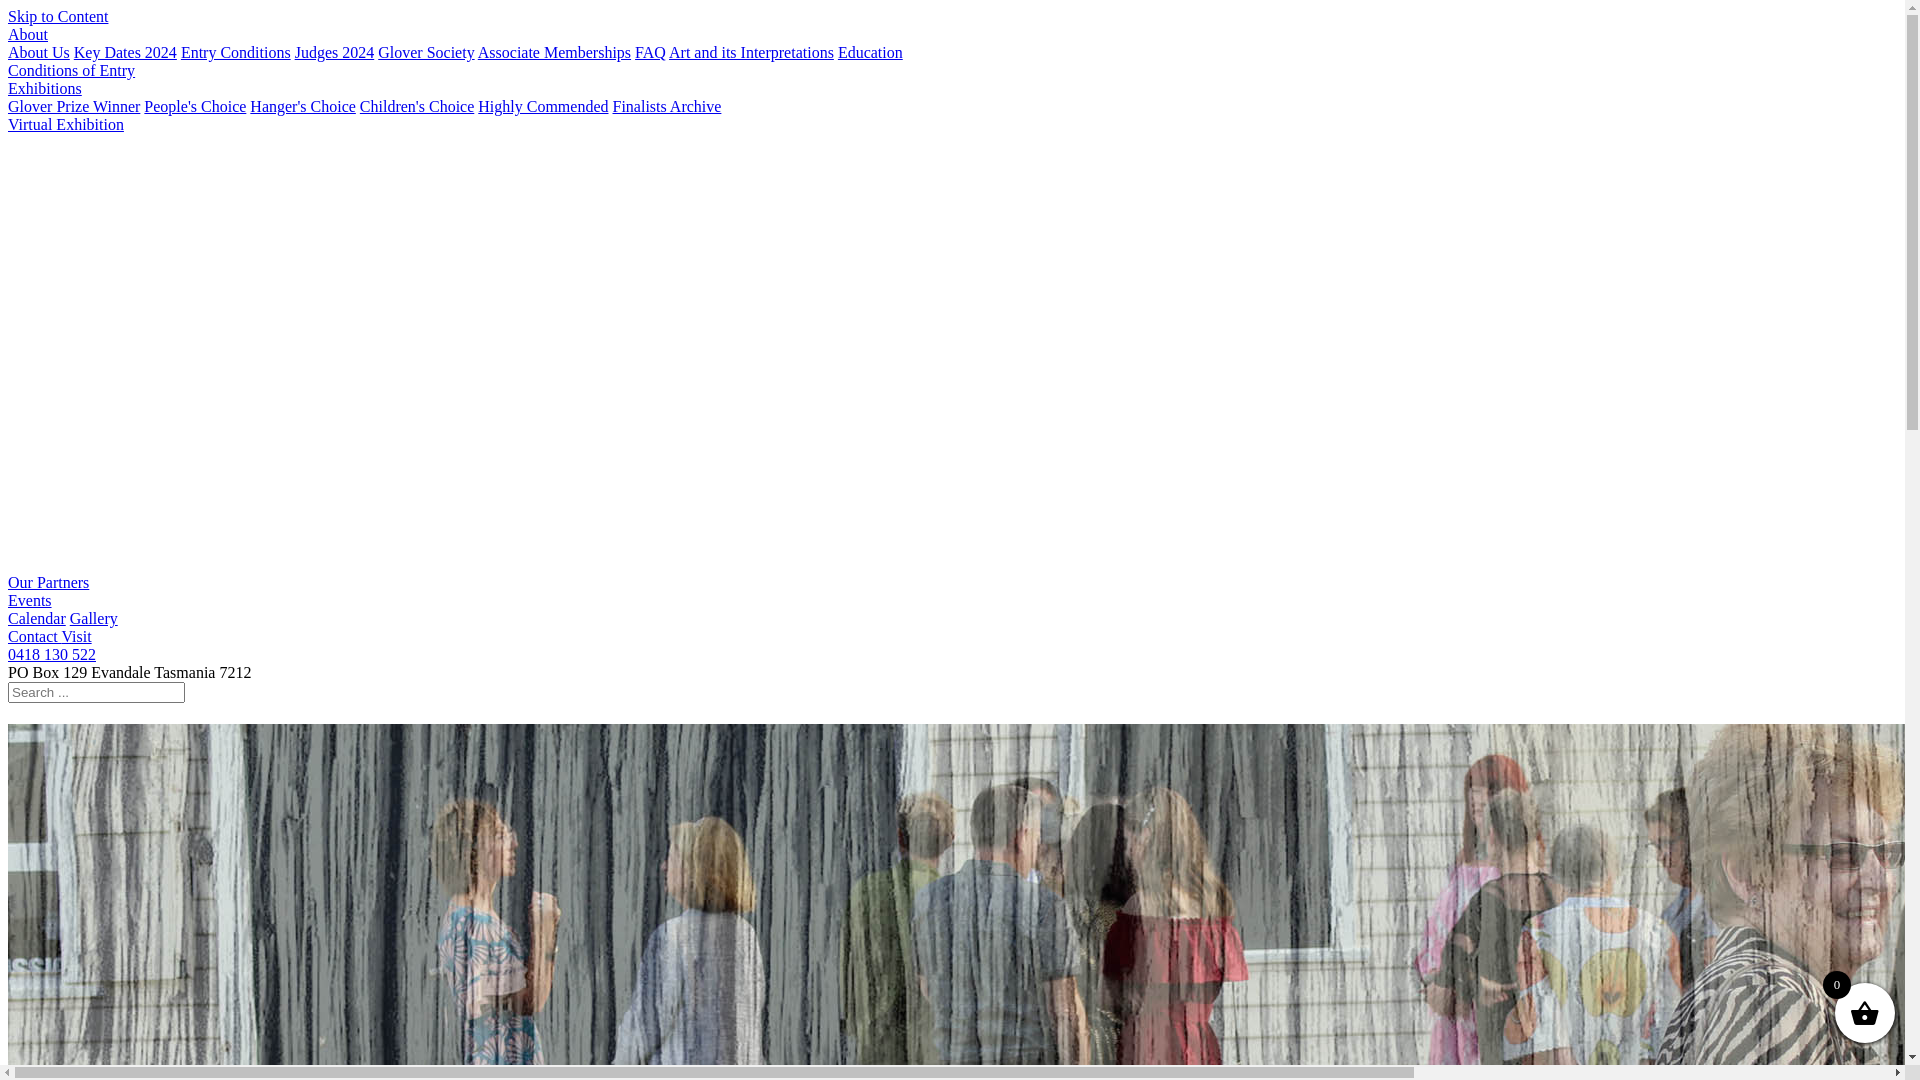 This screenshot has height=1080, width=1920. Describe the element at coordinates (38, 51) in the screenshot. I see `'About Us'` at that location.